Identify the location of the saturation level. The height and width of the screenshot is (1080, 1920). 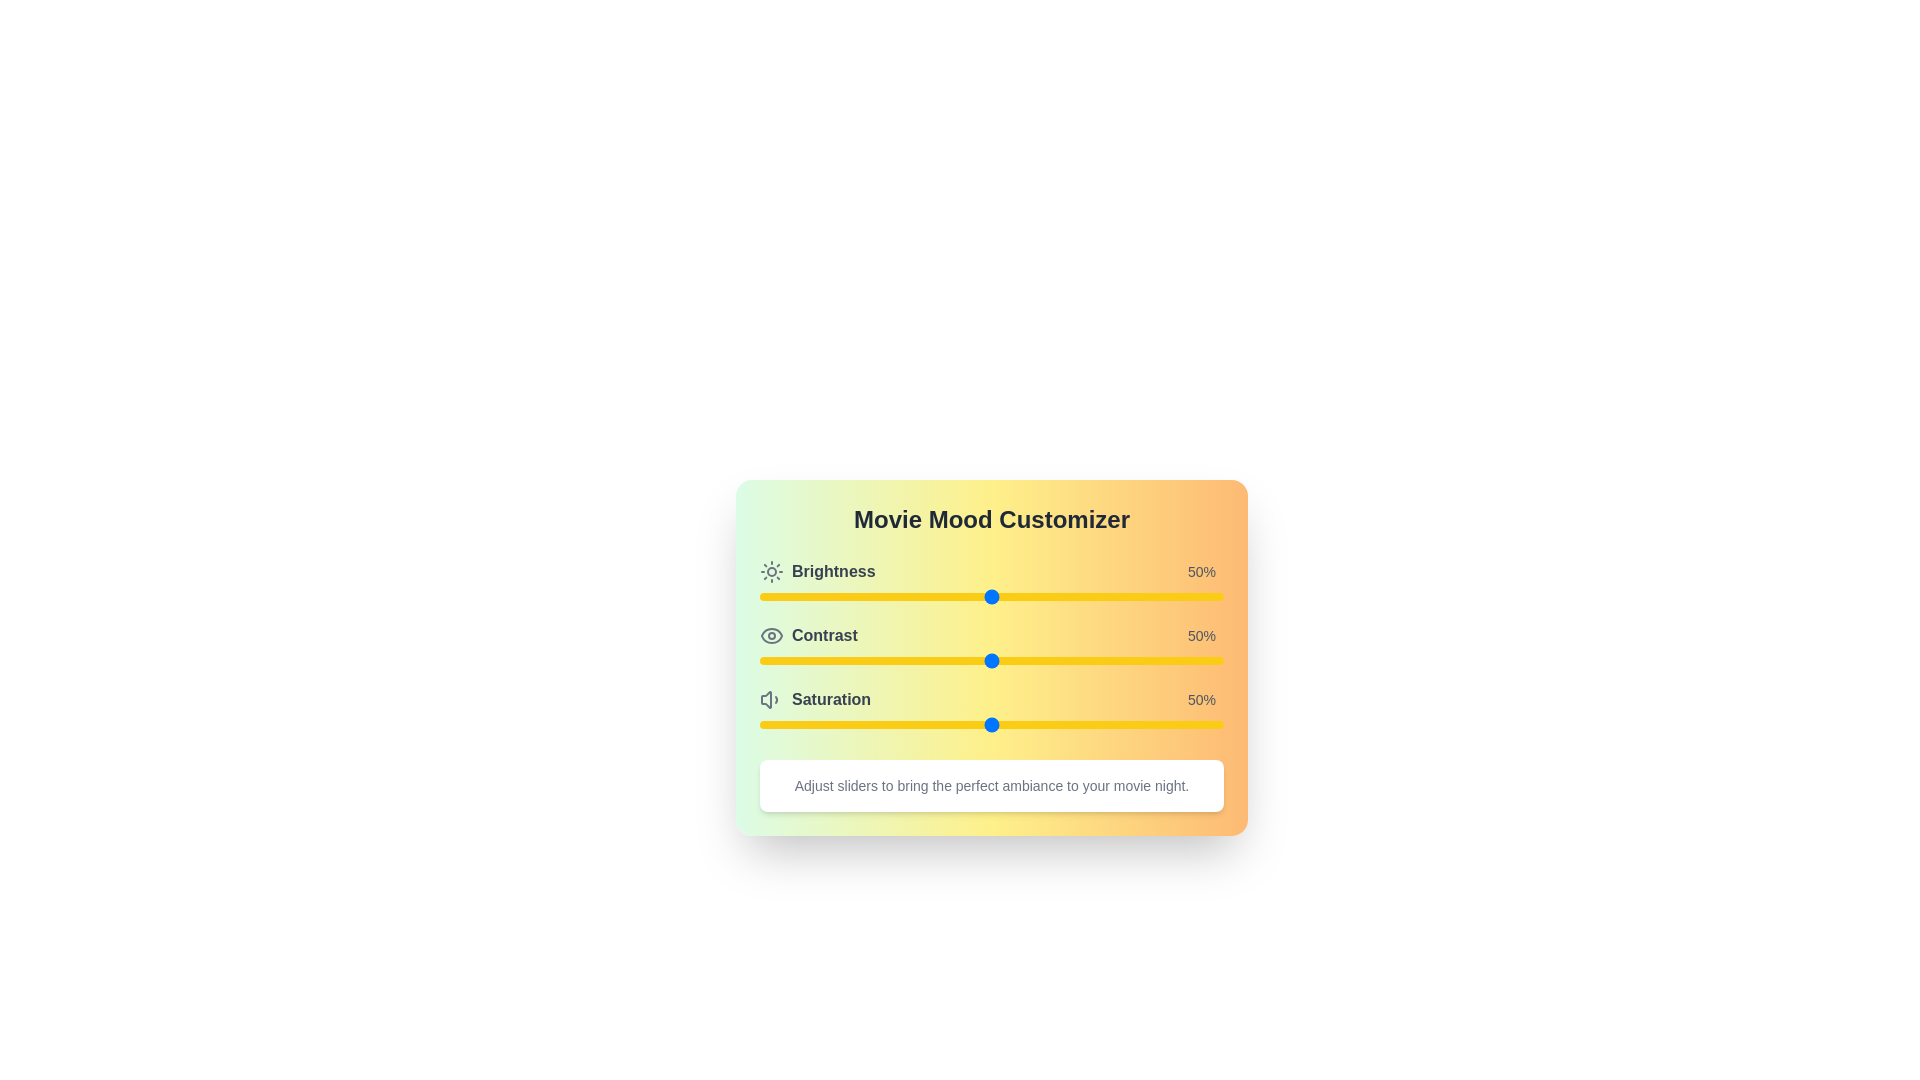
(866, 725).